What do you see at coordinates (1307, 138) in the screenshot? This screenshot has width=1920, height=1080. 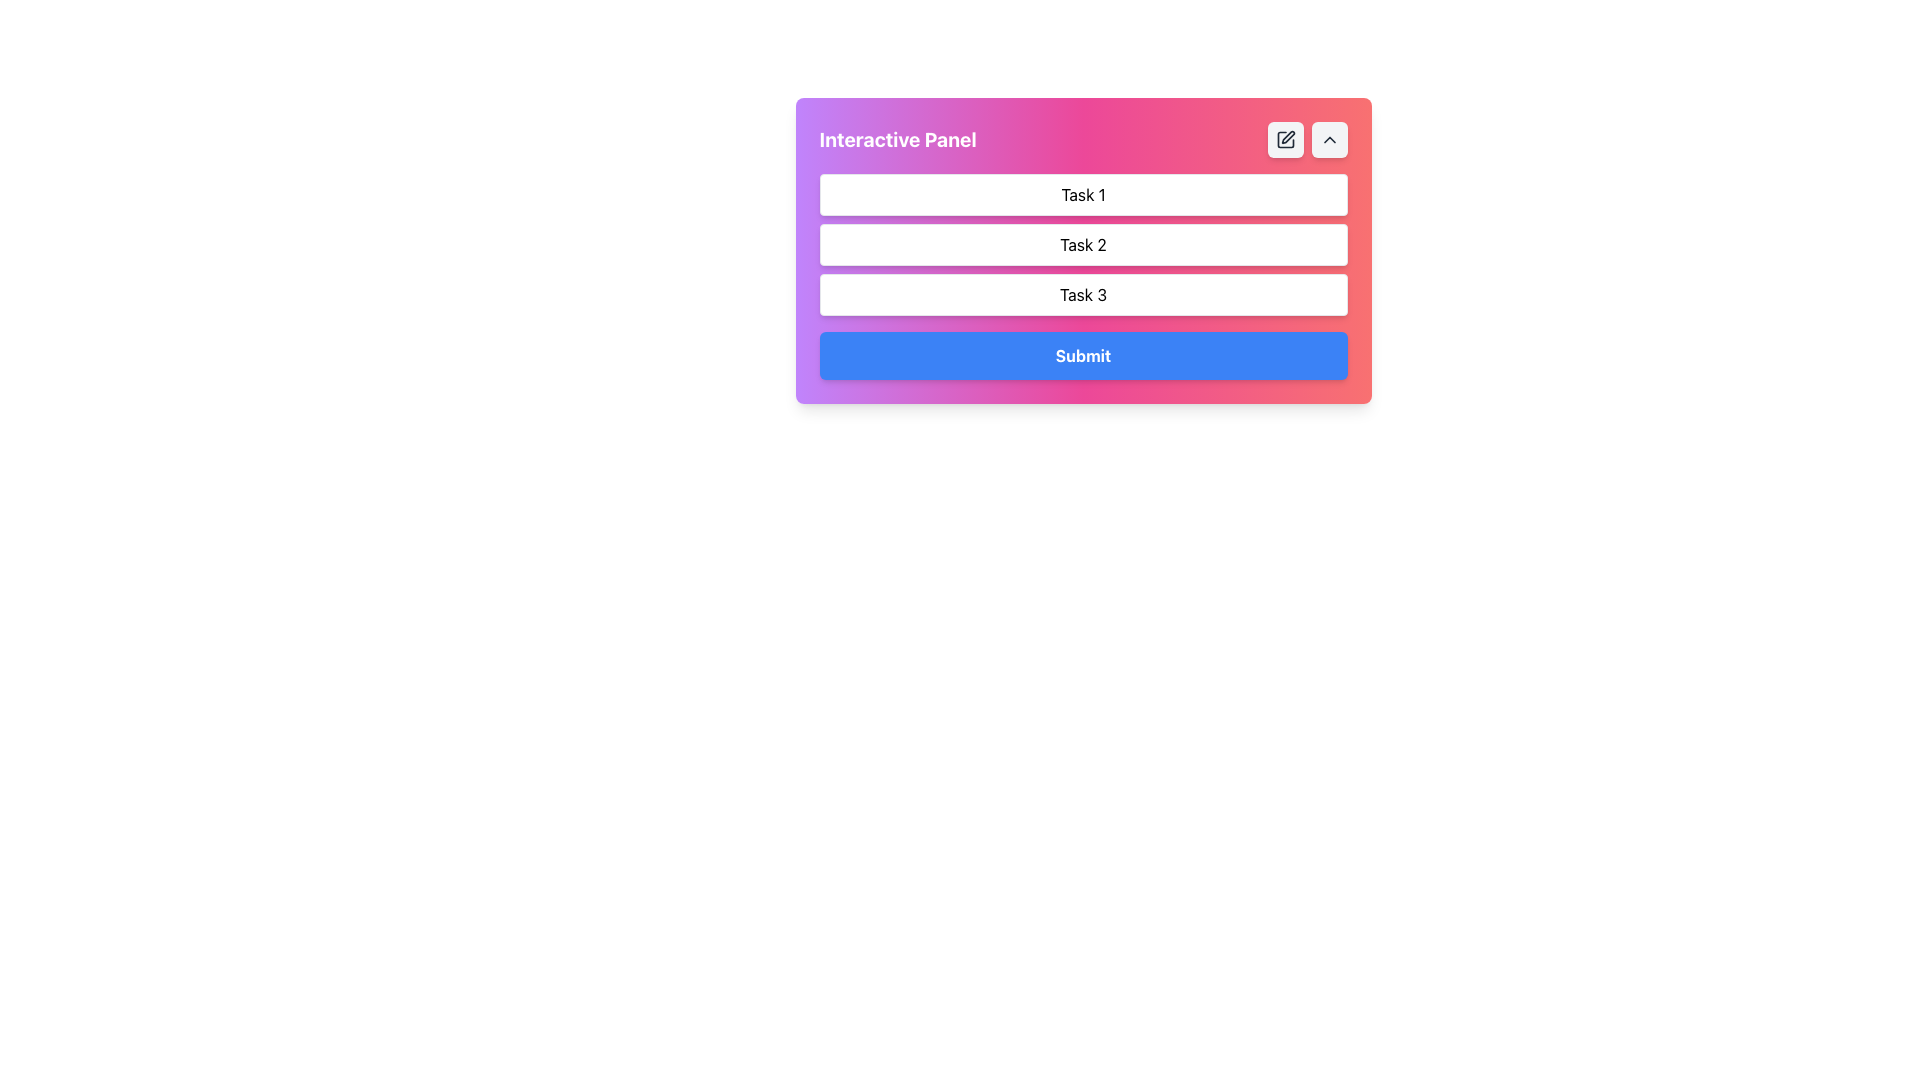 I see `the left icon of the horizontally aligned group of icon buttons located in the top-right corner of the 'Interactive Panel' header` at bounding box center [1307, 138].